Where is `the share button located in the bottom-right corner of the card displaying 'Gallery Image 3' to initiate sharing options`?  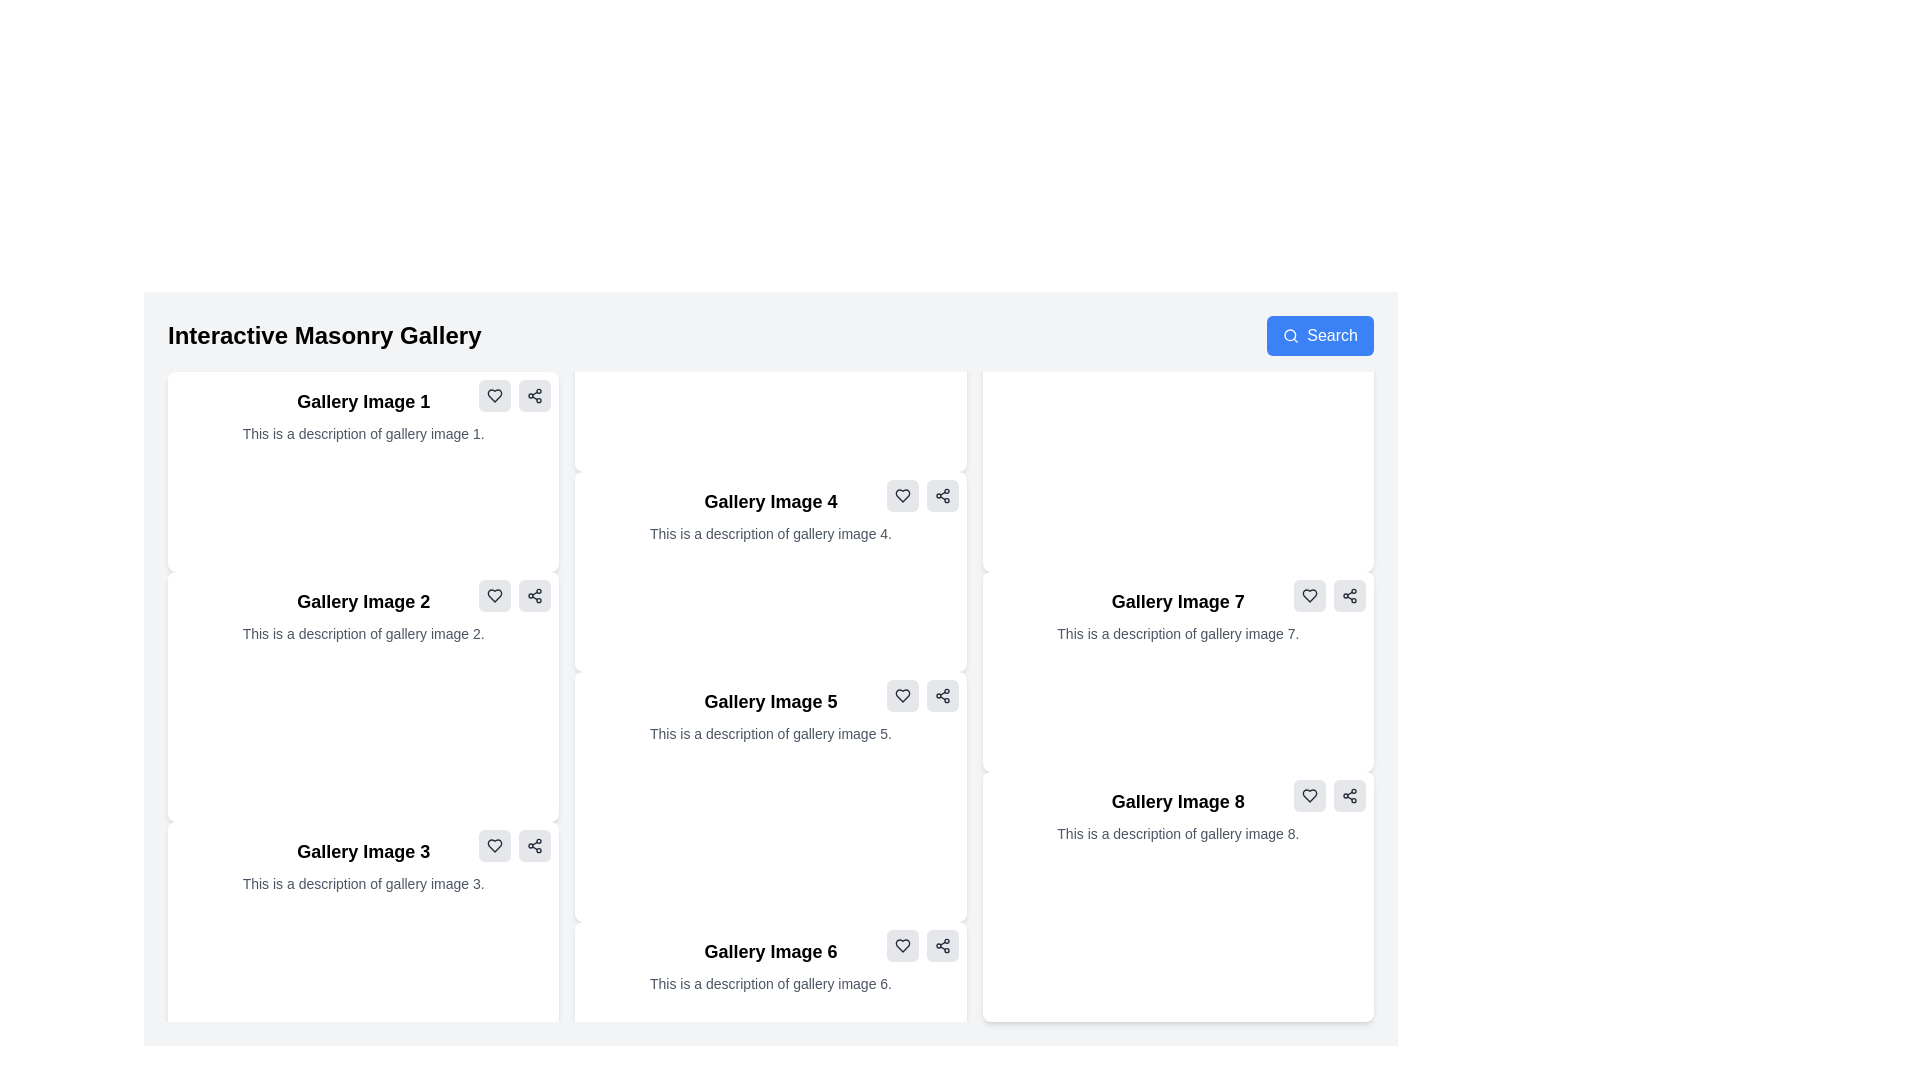
the share button located in the bottom-right corner of the card displaying 'Gallery Image 3' to initiate sharing options is located at coordinates (535, 845).